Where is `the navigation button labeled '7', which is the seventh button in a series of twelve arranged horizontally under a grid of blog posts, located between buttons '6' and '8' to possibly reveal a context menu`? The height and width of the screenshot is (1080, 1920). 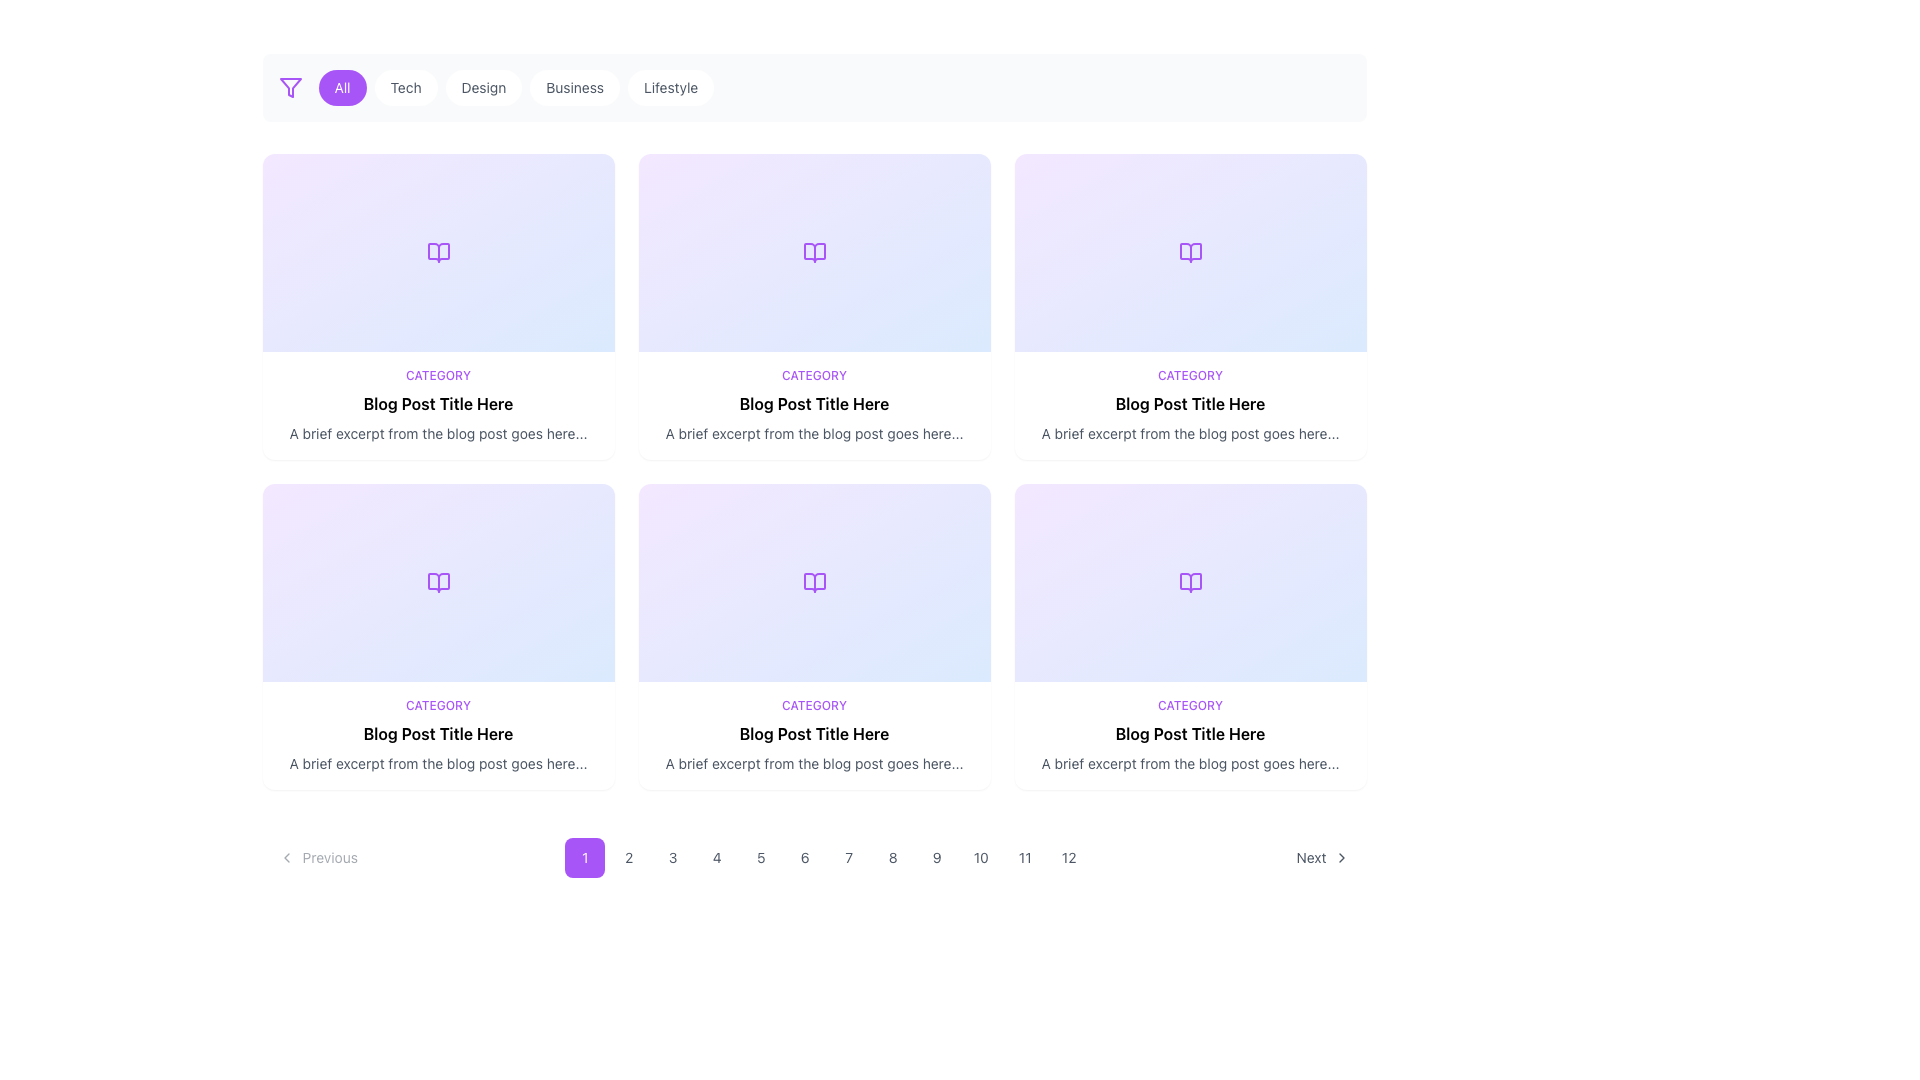
the navigation button labeled '7', which is the seventh button in a series of twelve arranged horizontally under a grid of blog posts, located between buttons '6' and '8' to possibly reveal a context menu is located at coordinates (849, 856).